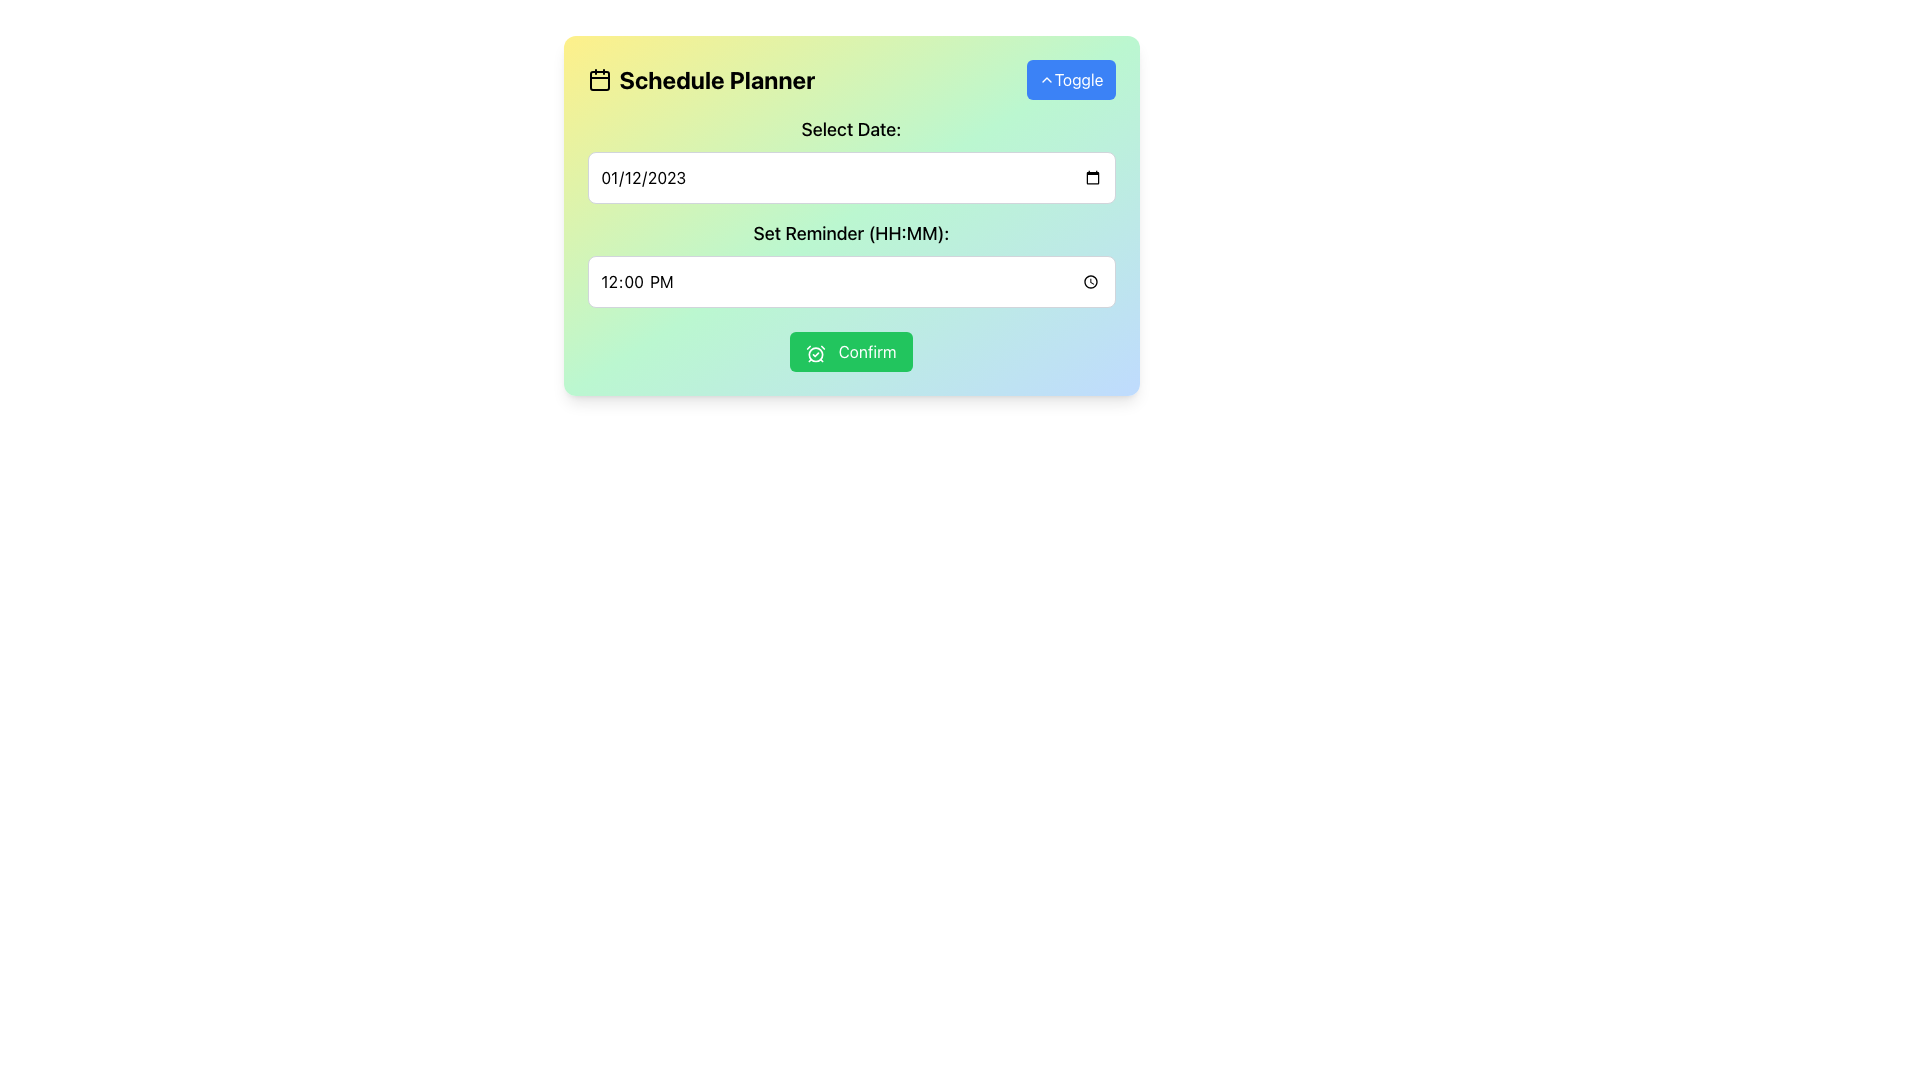 The height and width of the screenshot is (1080, 1920). What do you see at coordinates (1070, 79) in the screenshot?
I see `the 'Toggle' button with a blue background and white text located at the top-right corner of the 'Schedule Planner' section` at bounding box center [1070, 79].